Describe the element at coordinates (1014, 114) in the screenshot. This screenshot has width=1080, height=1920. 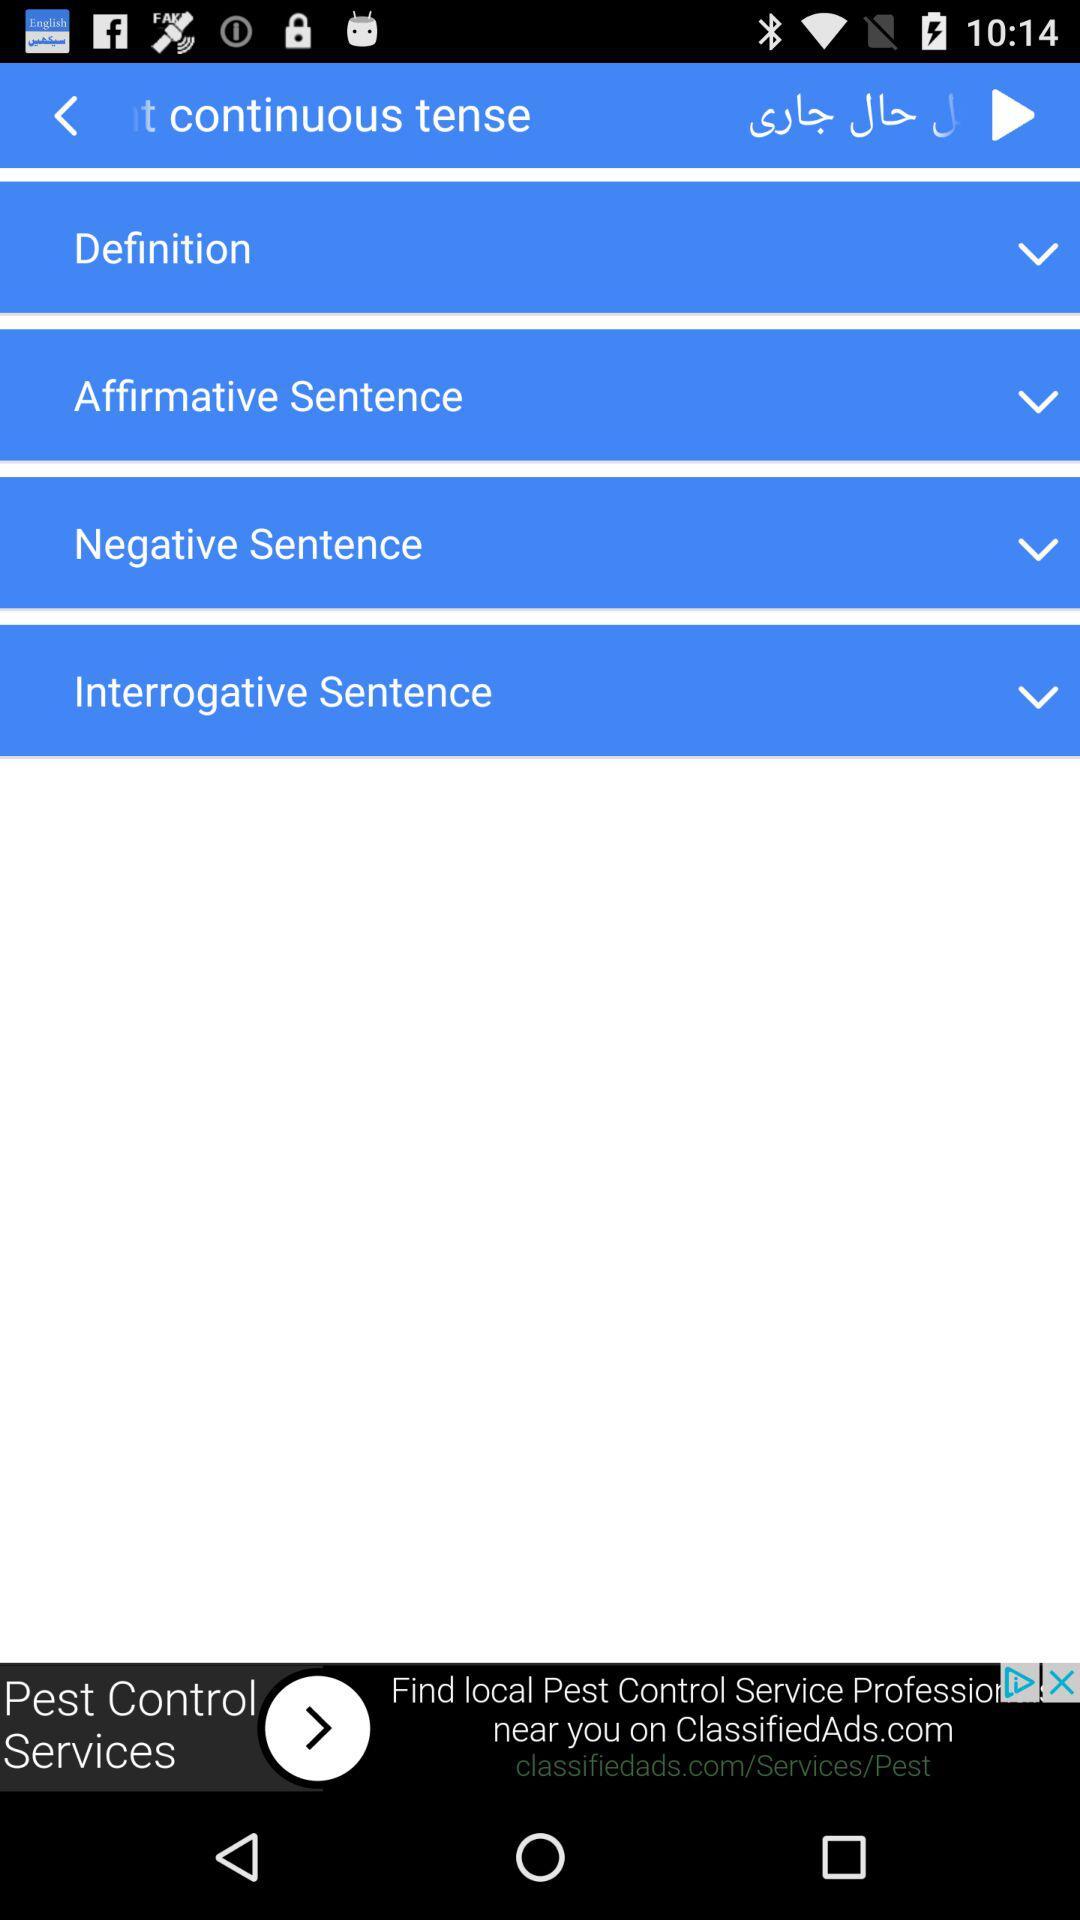
I see `play` at that location.